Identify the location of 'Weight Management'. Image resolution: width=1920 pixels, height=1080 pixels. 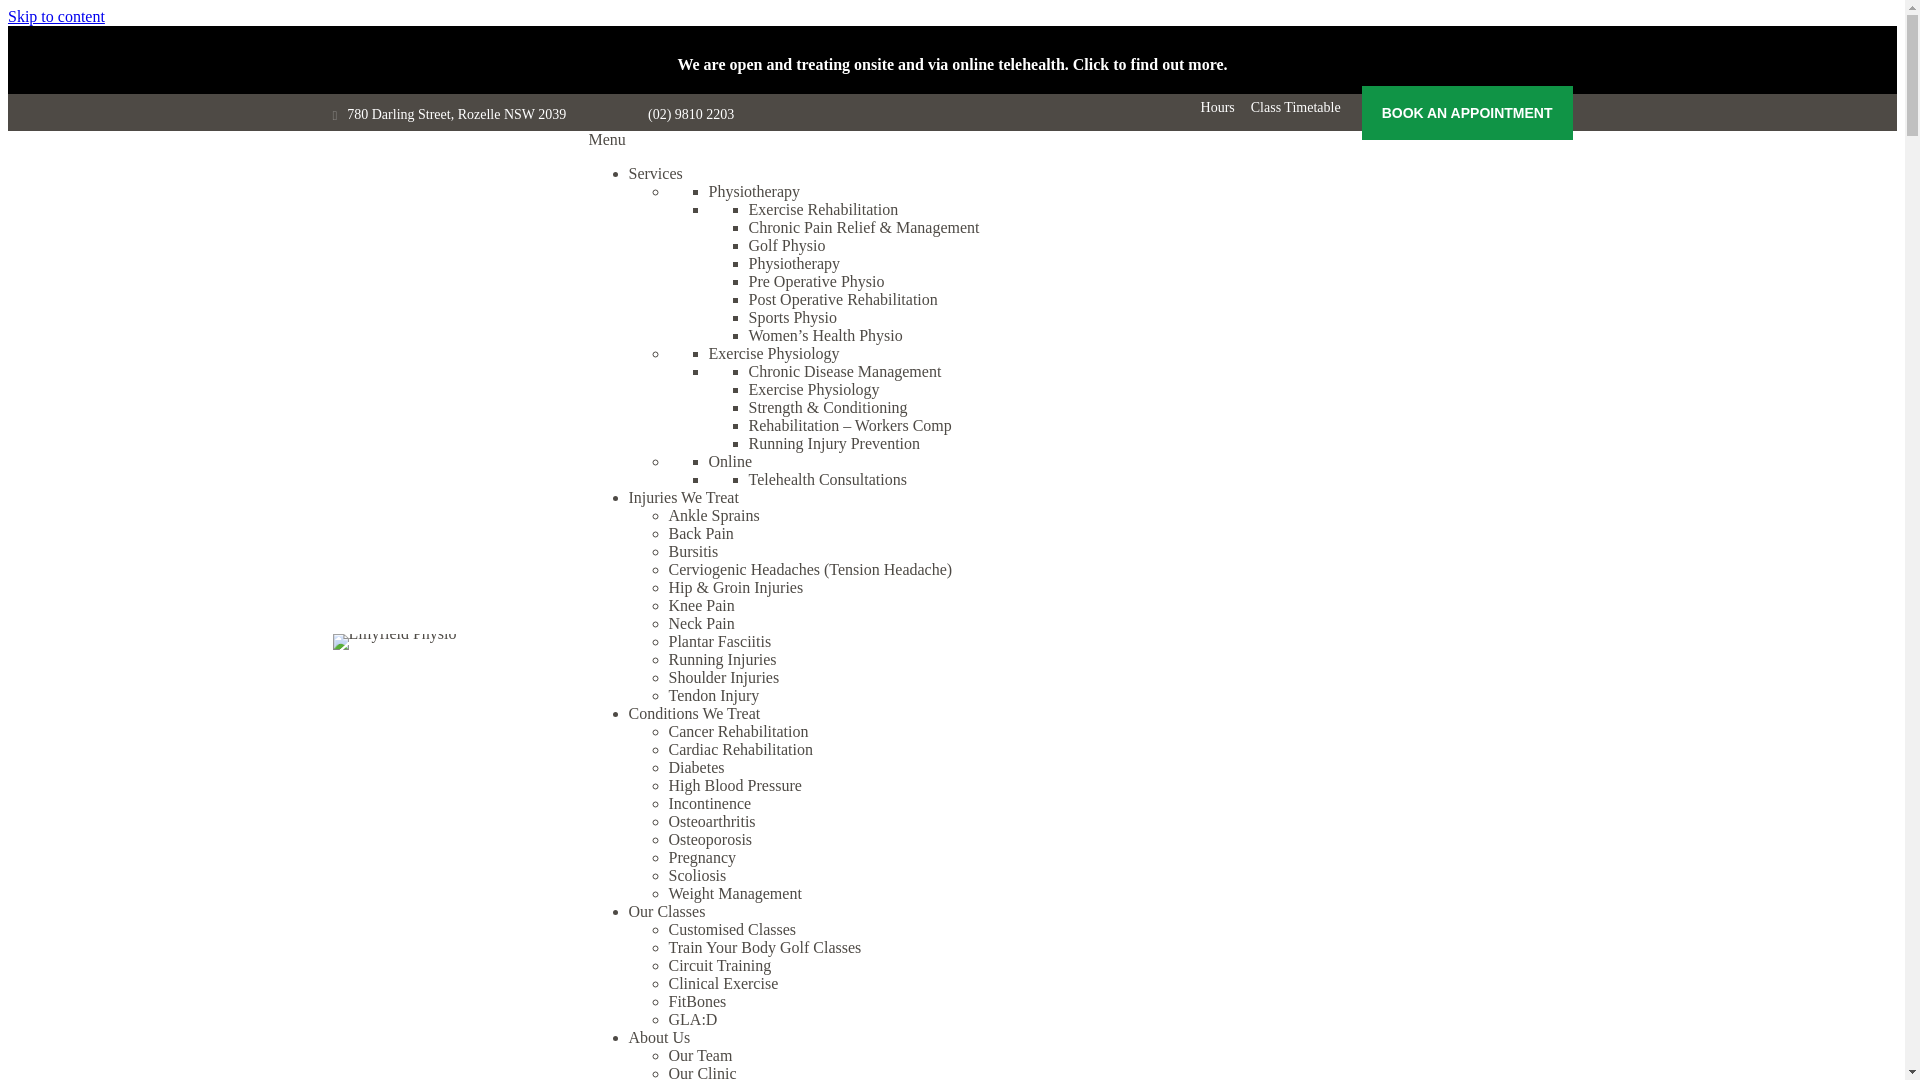
(667, 892).